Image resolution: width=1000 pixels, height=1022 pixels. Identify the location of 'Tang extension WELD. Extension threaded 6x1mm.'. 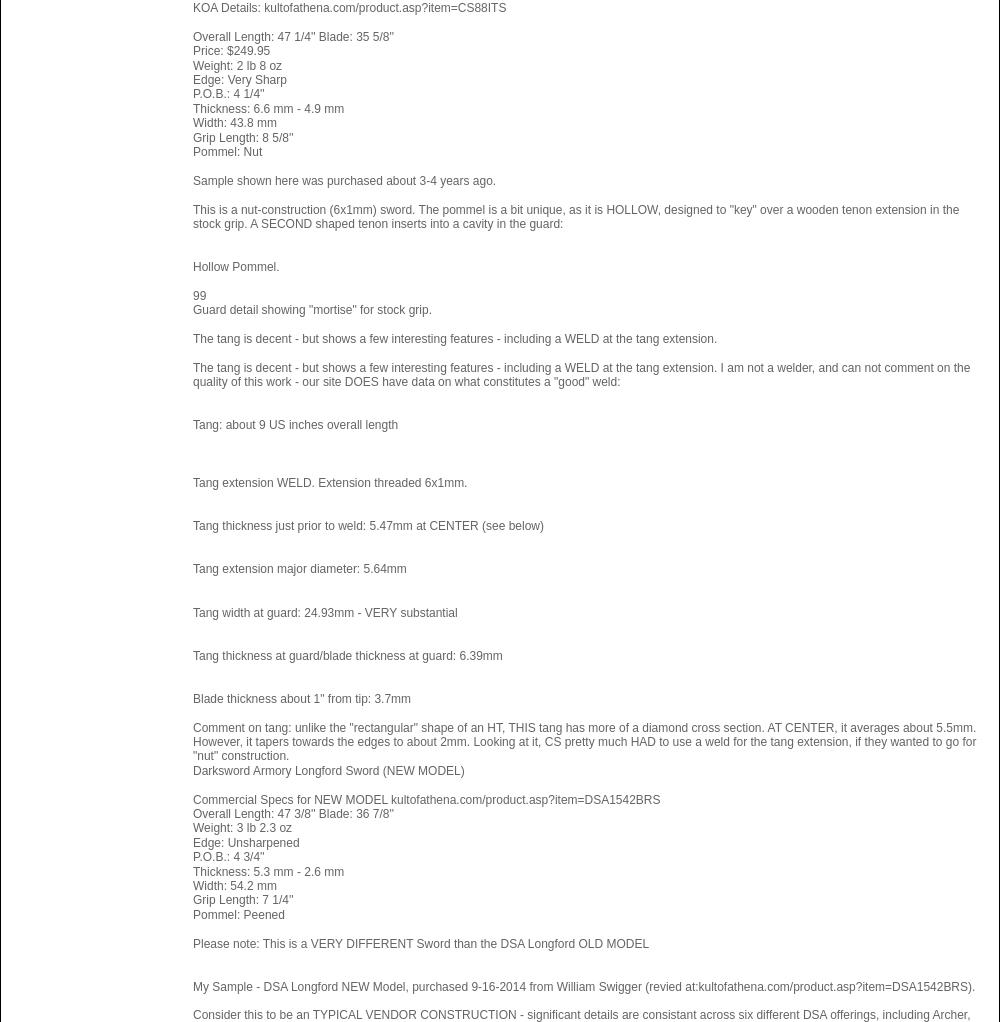
(329, 482).